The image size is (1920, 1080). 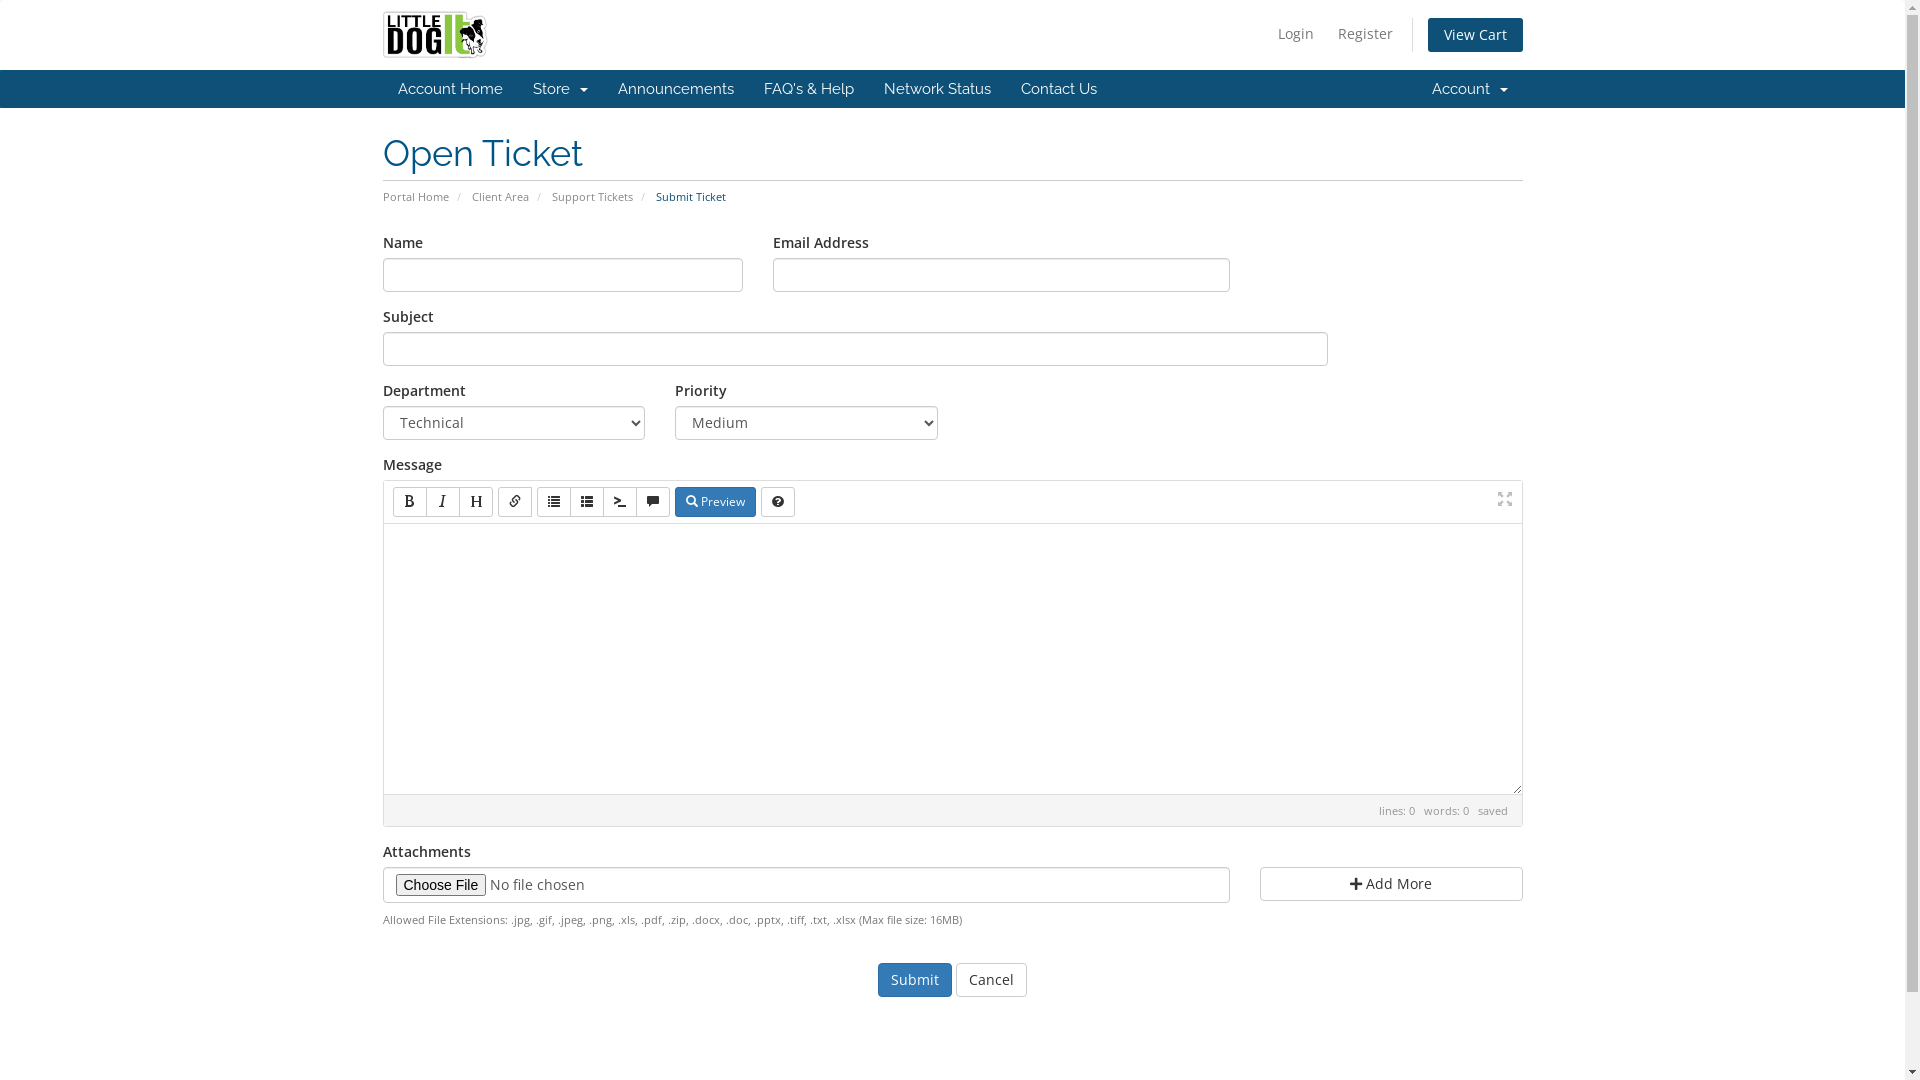 What do you see at coordinates (776, 500) in the screenshot?
I see `'Help'` at bounding box center [776, 500].